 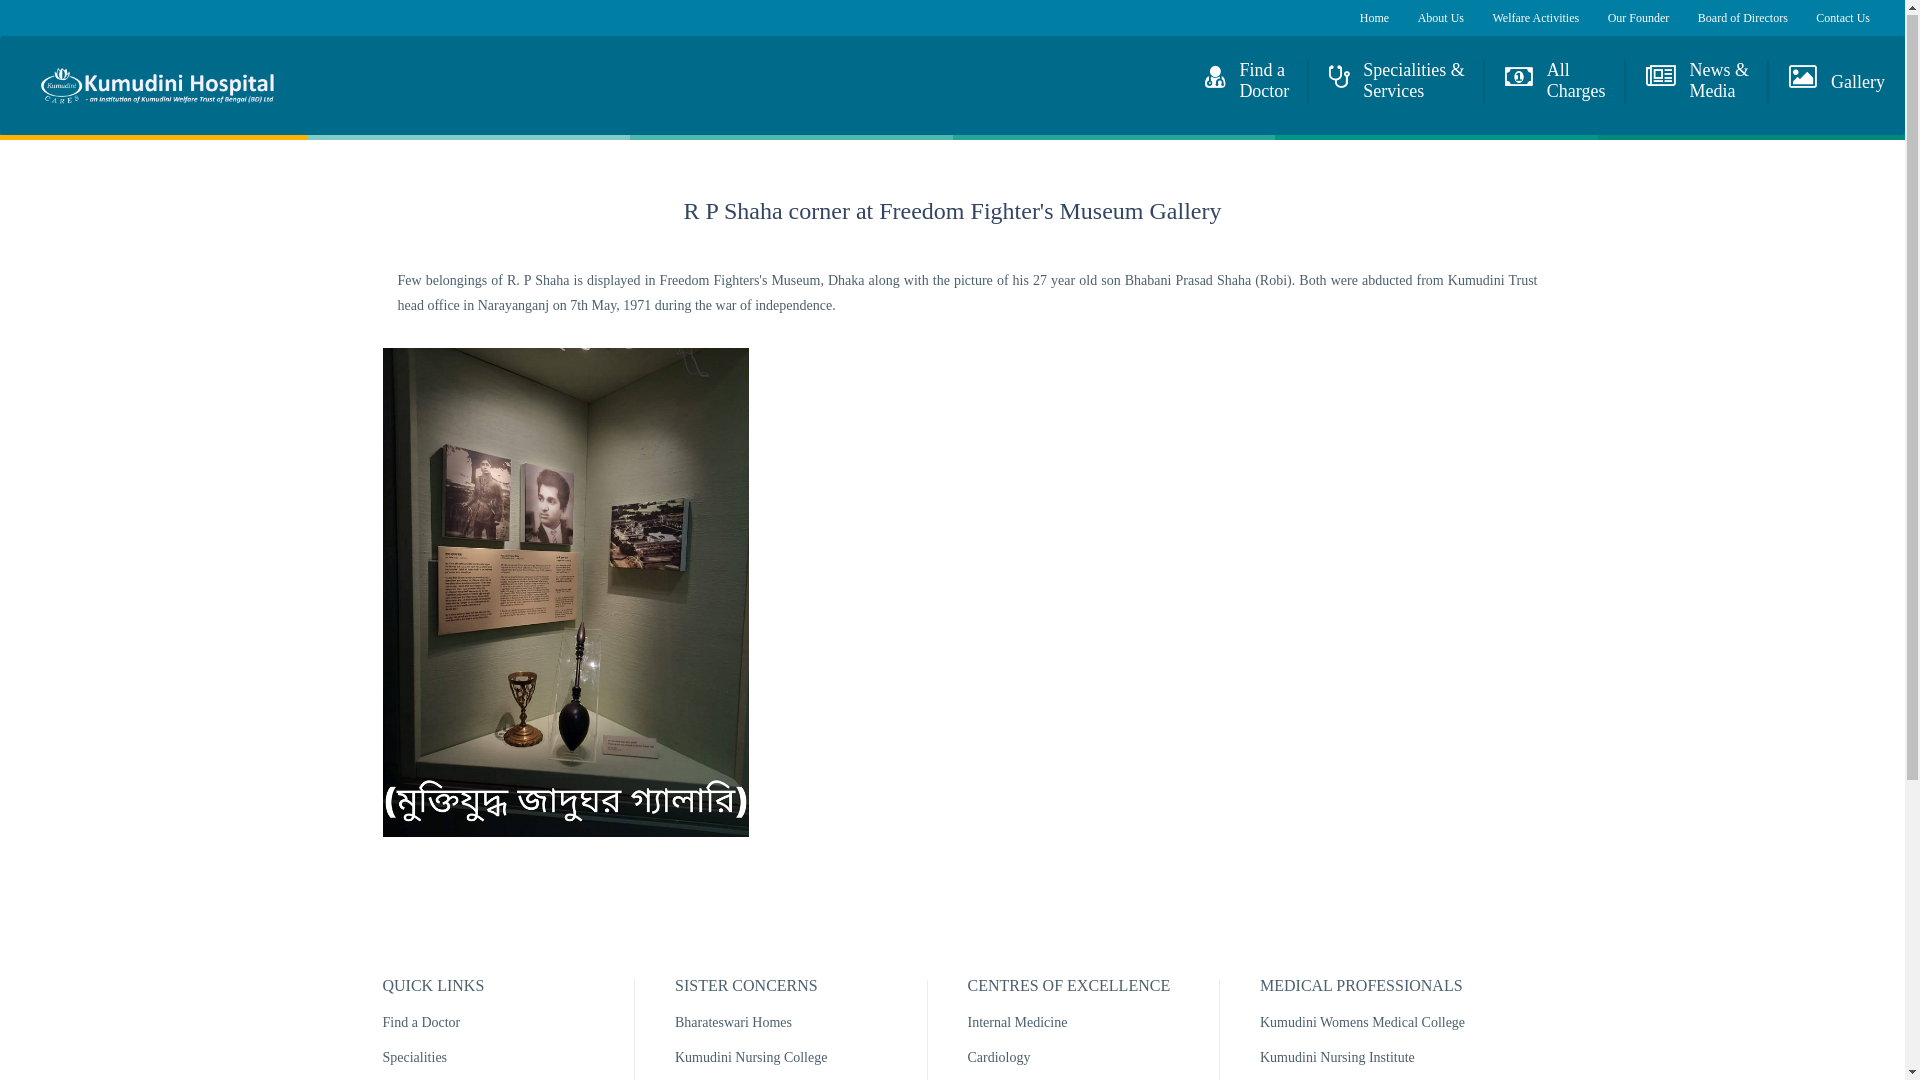 What do you see at coordinates (999, 1058) in the screenshot?
I see `'Cardiology'` at bounding box center [999, 1058].